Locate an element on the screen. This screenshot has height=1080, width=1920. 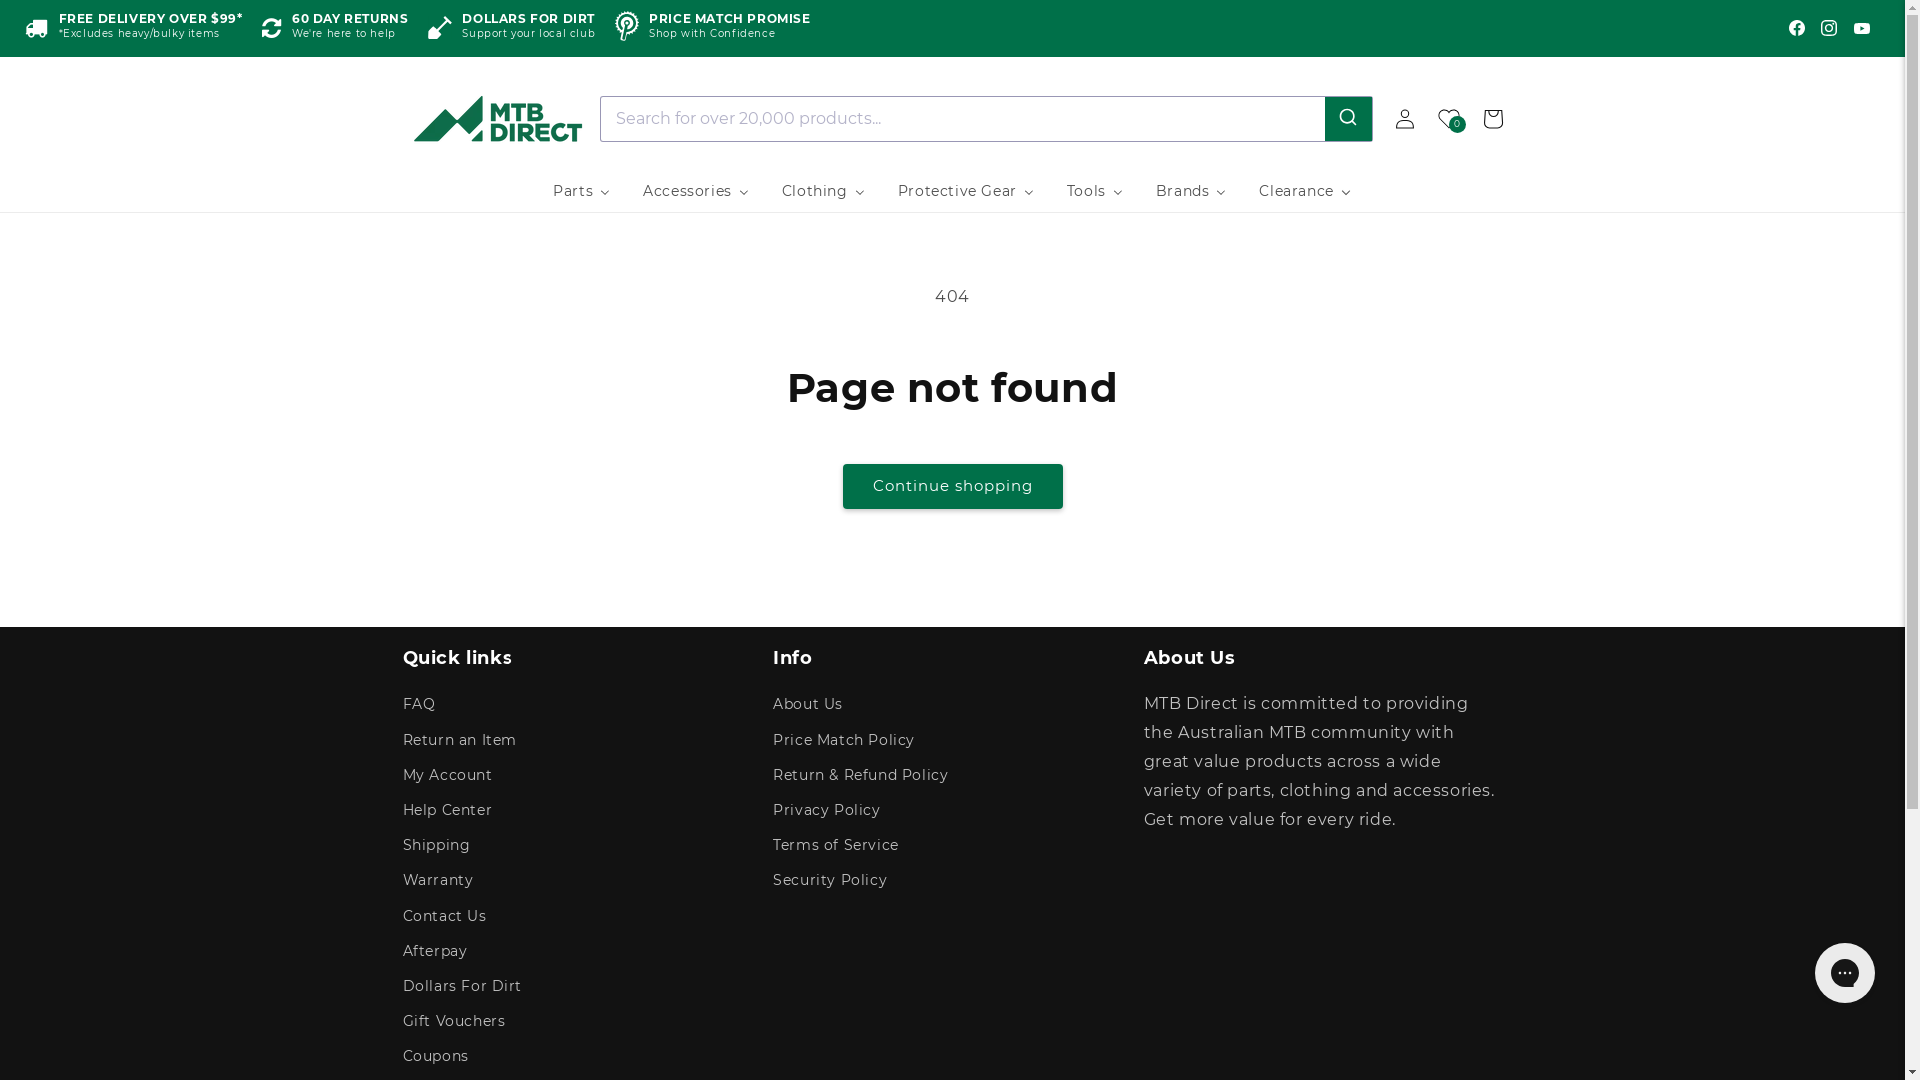
'Clearance' is located at coordinates (1305, 191).